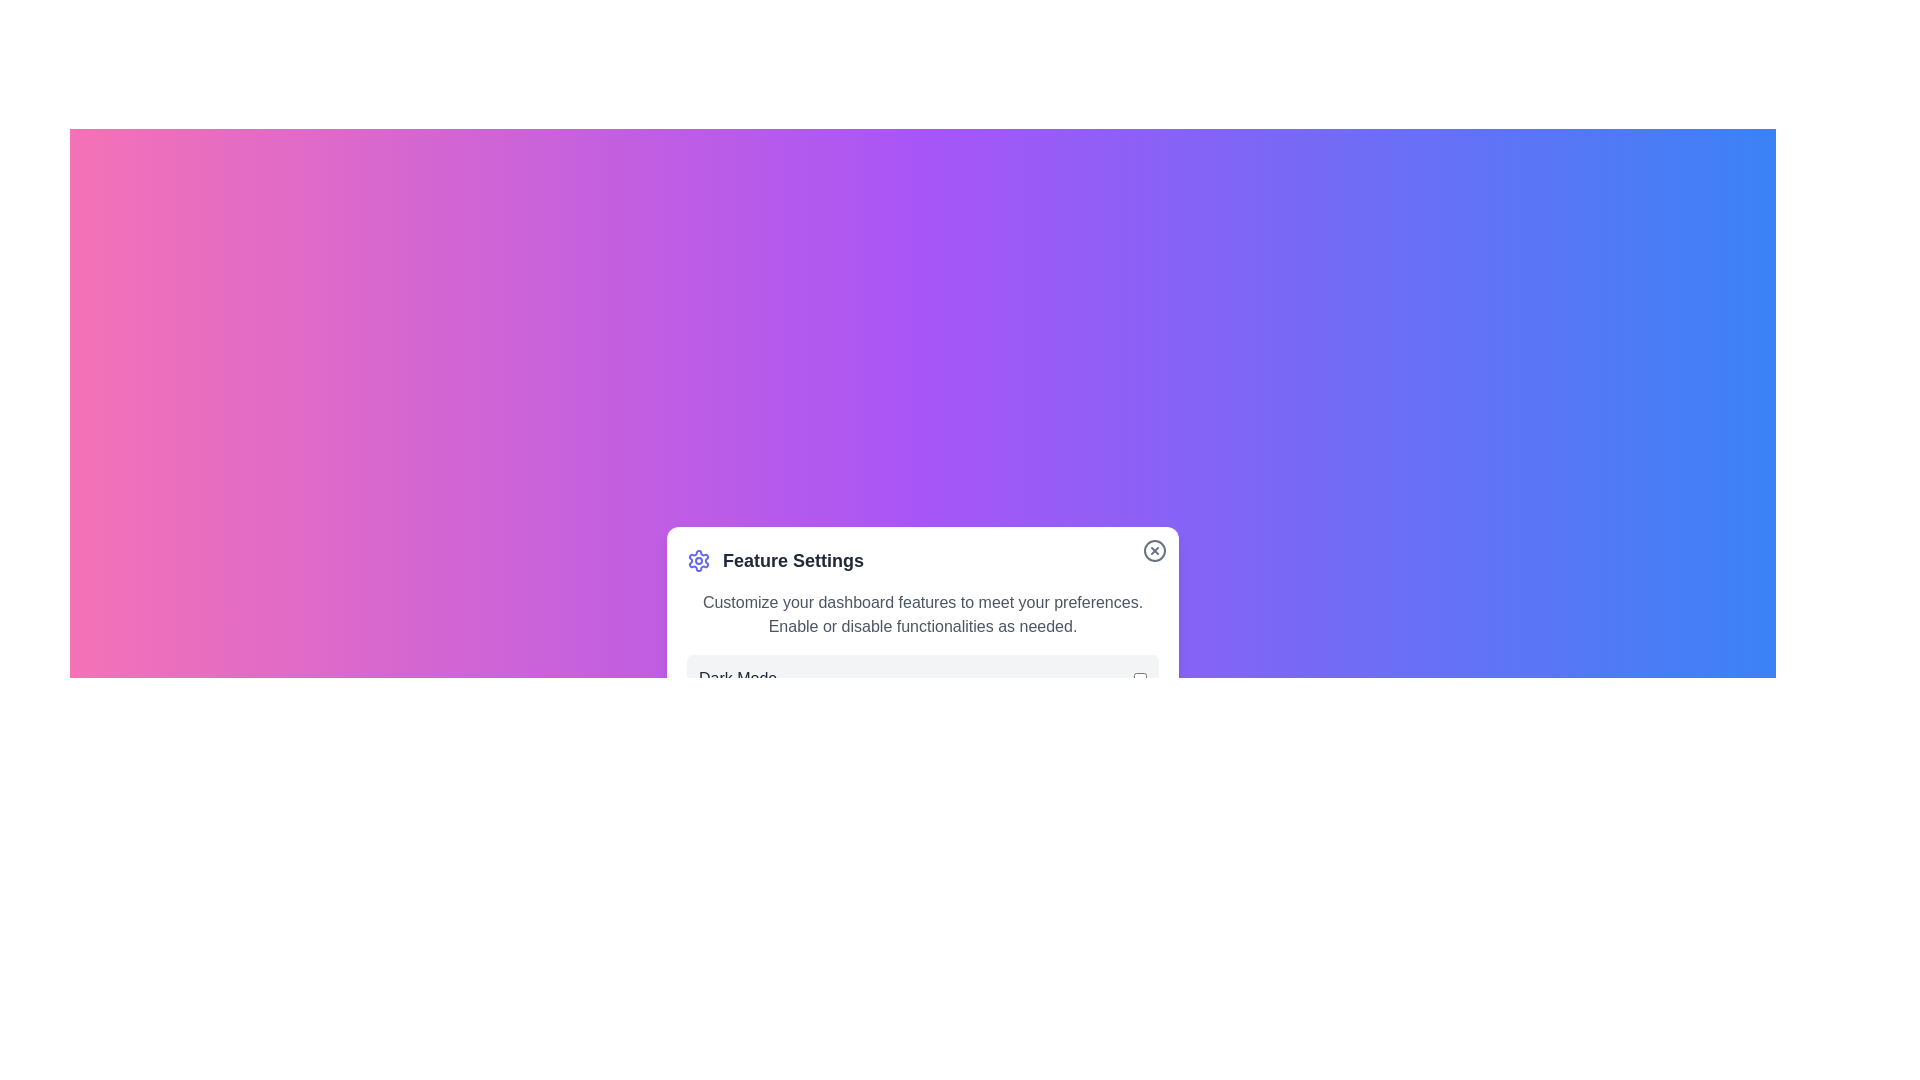 The image size is (1920, 1080). Describe the element at coordinates (1140, 677) in the screenshot. I see `the checkbox located at the far right of the 'Dark Mode' row` at that location.